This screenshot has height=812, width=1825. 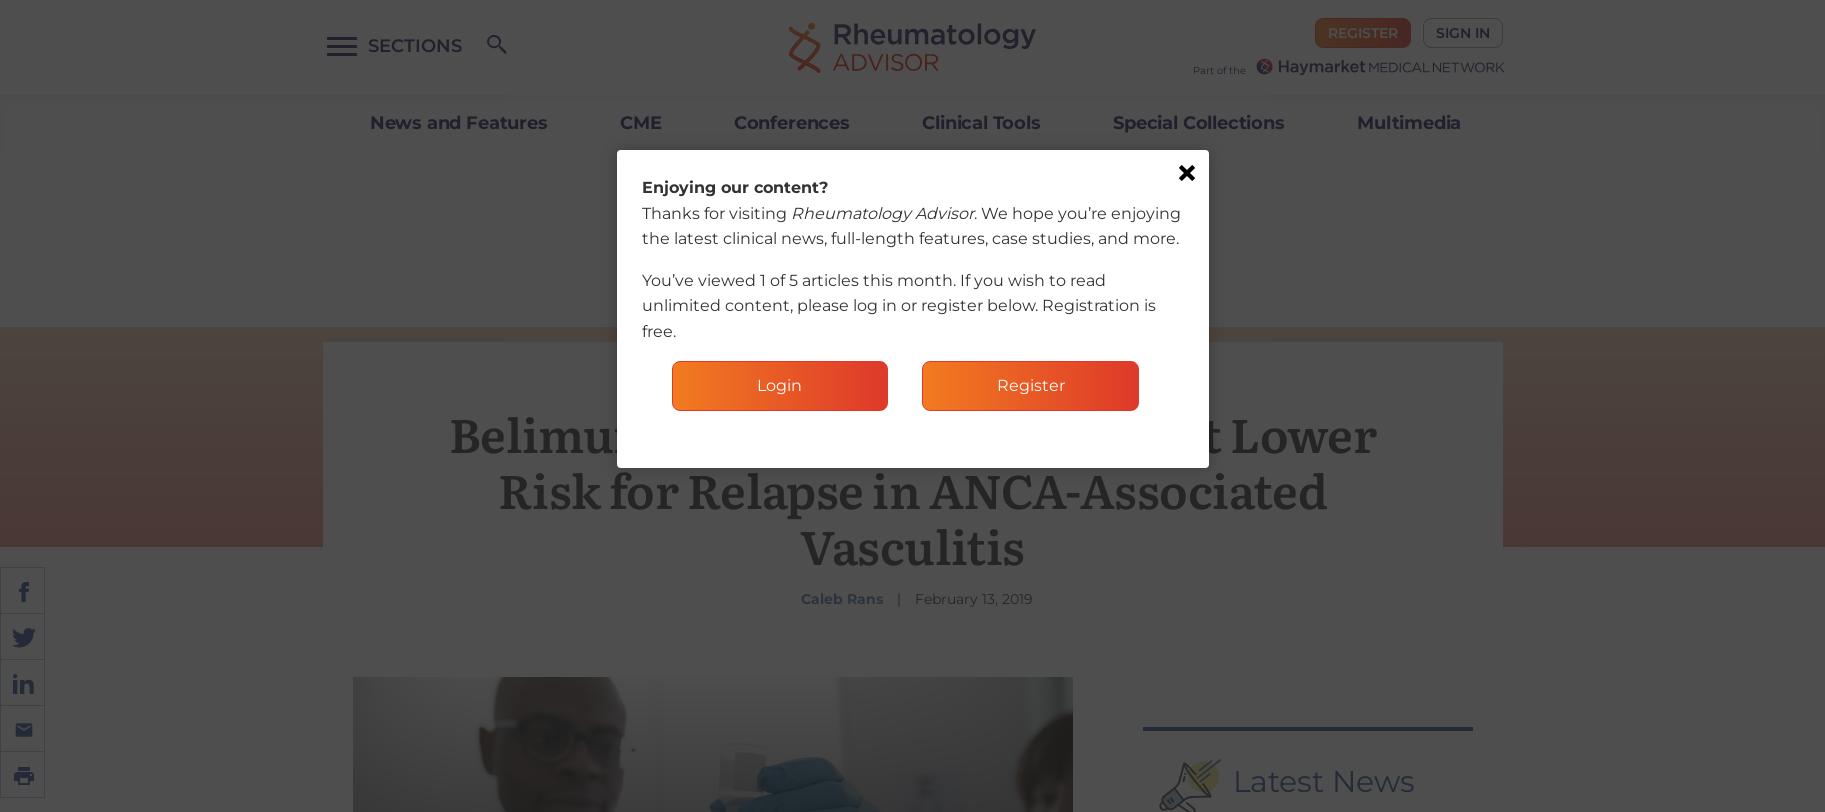 What do you see at coordinates (1191, 69) in the screenshot?
I see `'Part of the'` at bounding box center [1191, 69].